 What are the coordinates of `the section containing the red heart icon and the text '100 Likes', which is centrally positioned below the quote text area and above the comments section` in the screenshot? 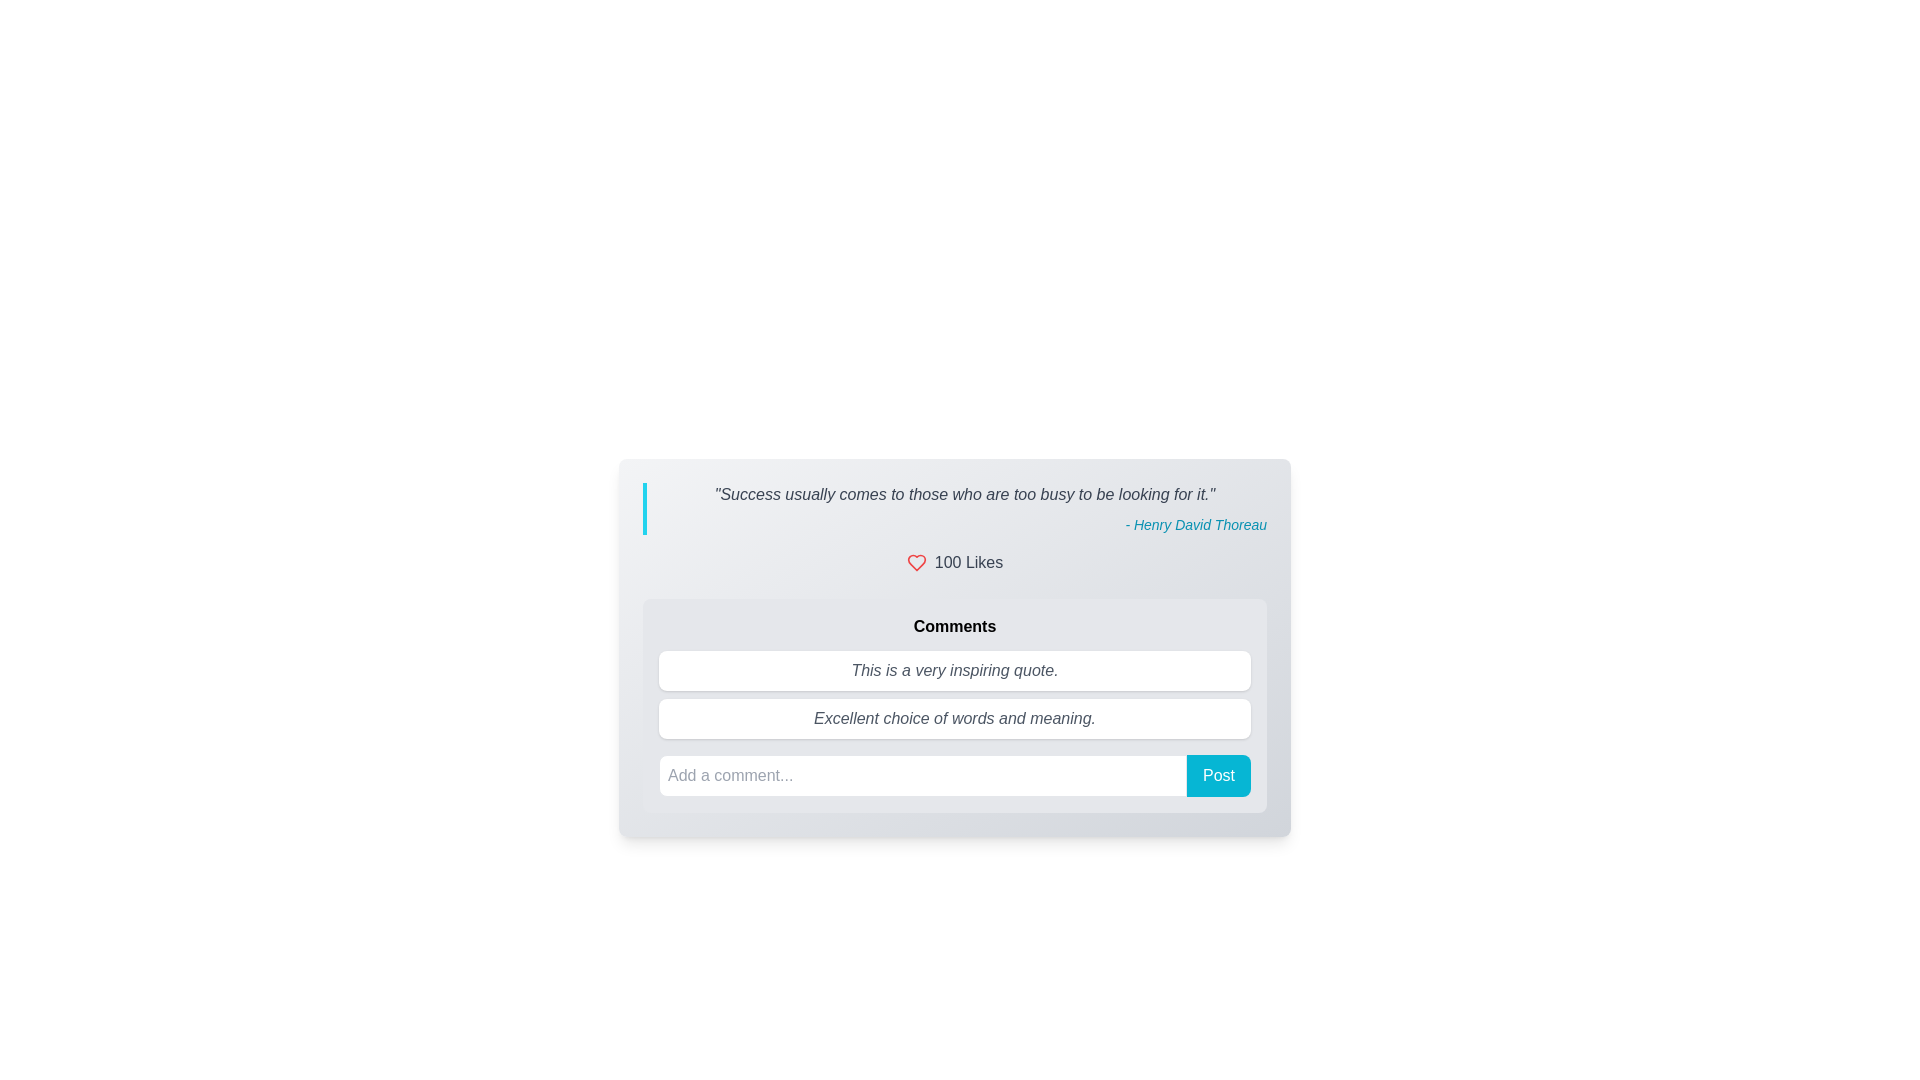 It's located at (954, 563).